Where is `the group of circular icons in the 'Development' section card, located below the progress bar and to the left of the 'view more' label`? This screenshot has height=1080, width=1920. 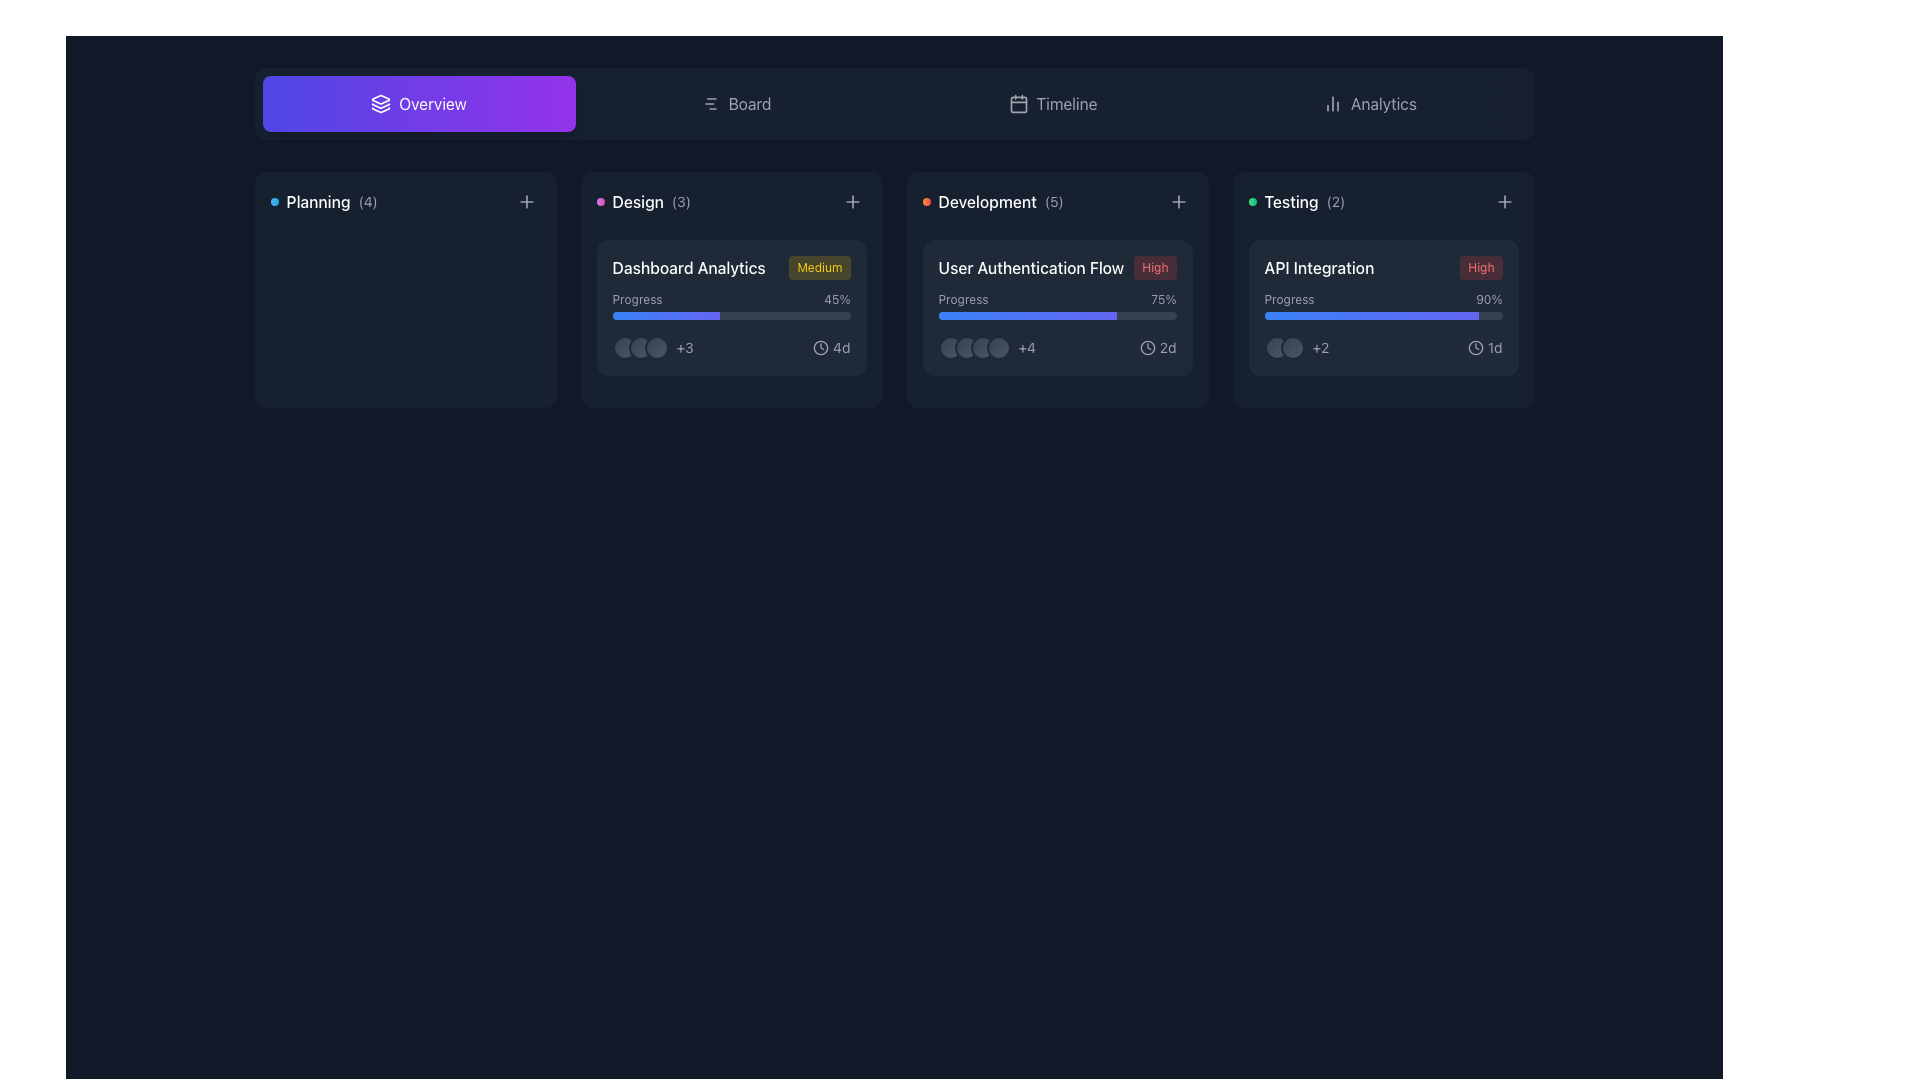
the group of circular icons in the 'Development' section card, located below the progress bar and to the left of the 'view more' label is located at coordinates (974, 346).